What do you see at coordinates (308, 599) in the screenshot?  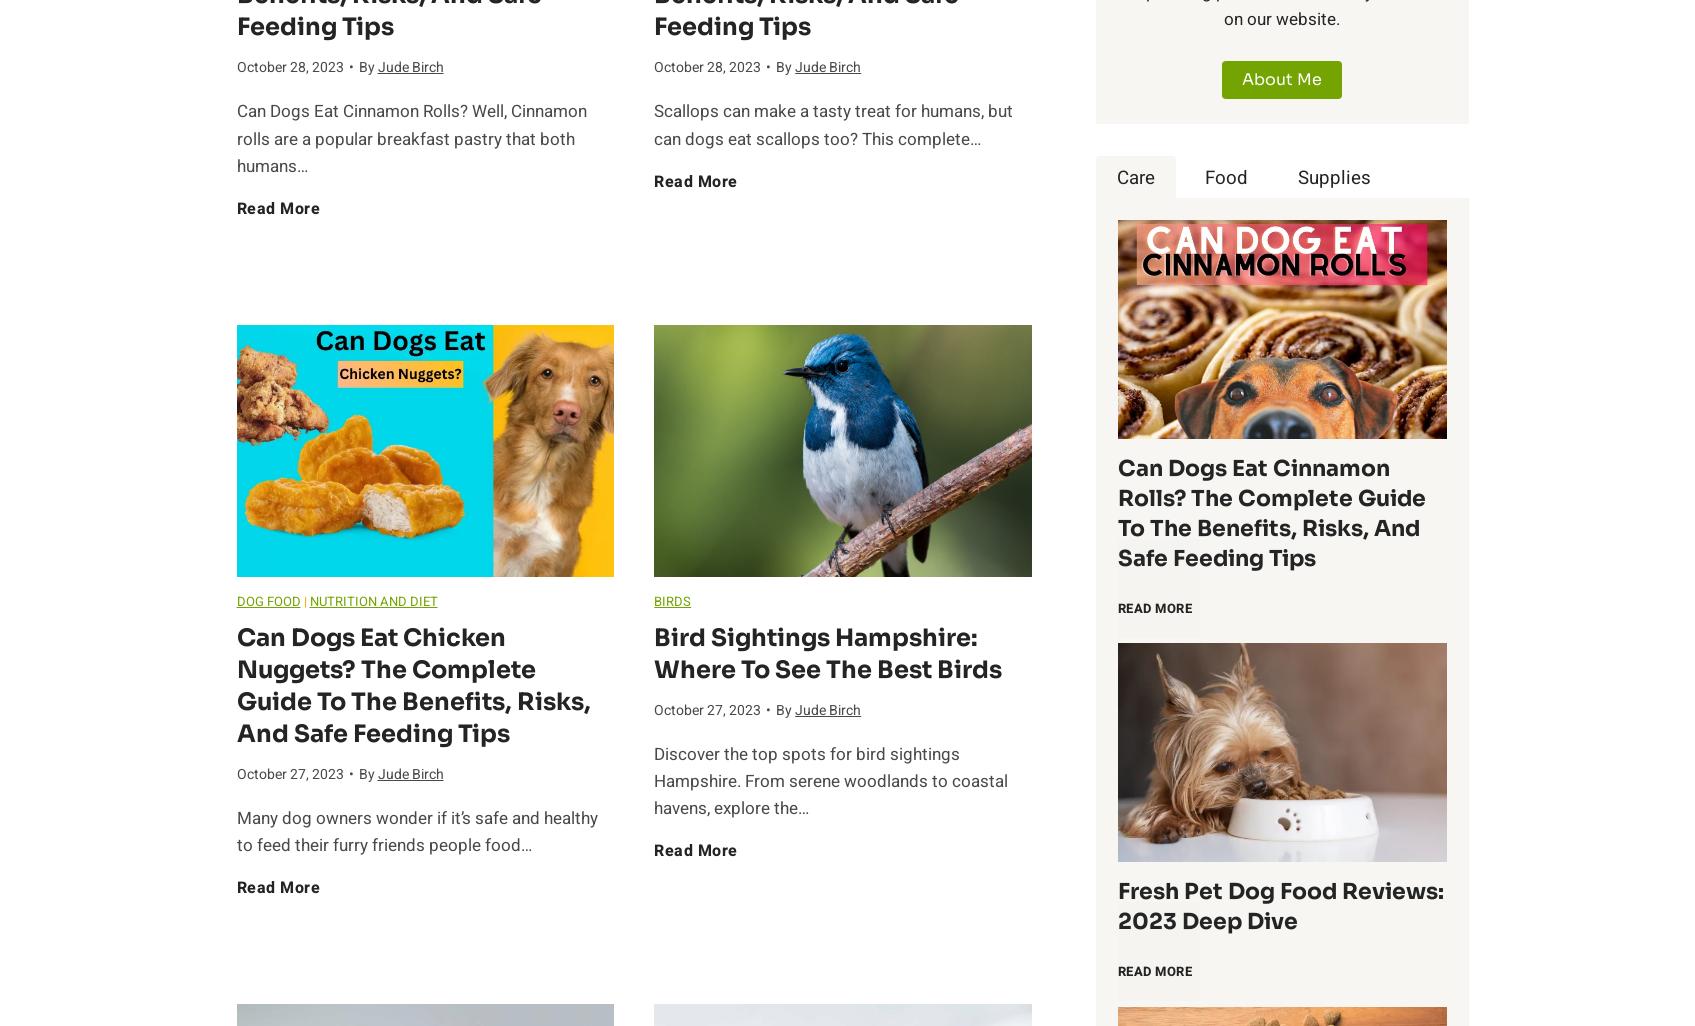 I see `'Nutrition and Diet'` at bounding box center [308, 599].